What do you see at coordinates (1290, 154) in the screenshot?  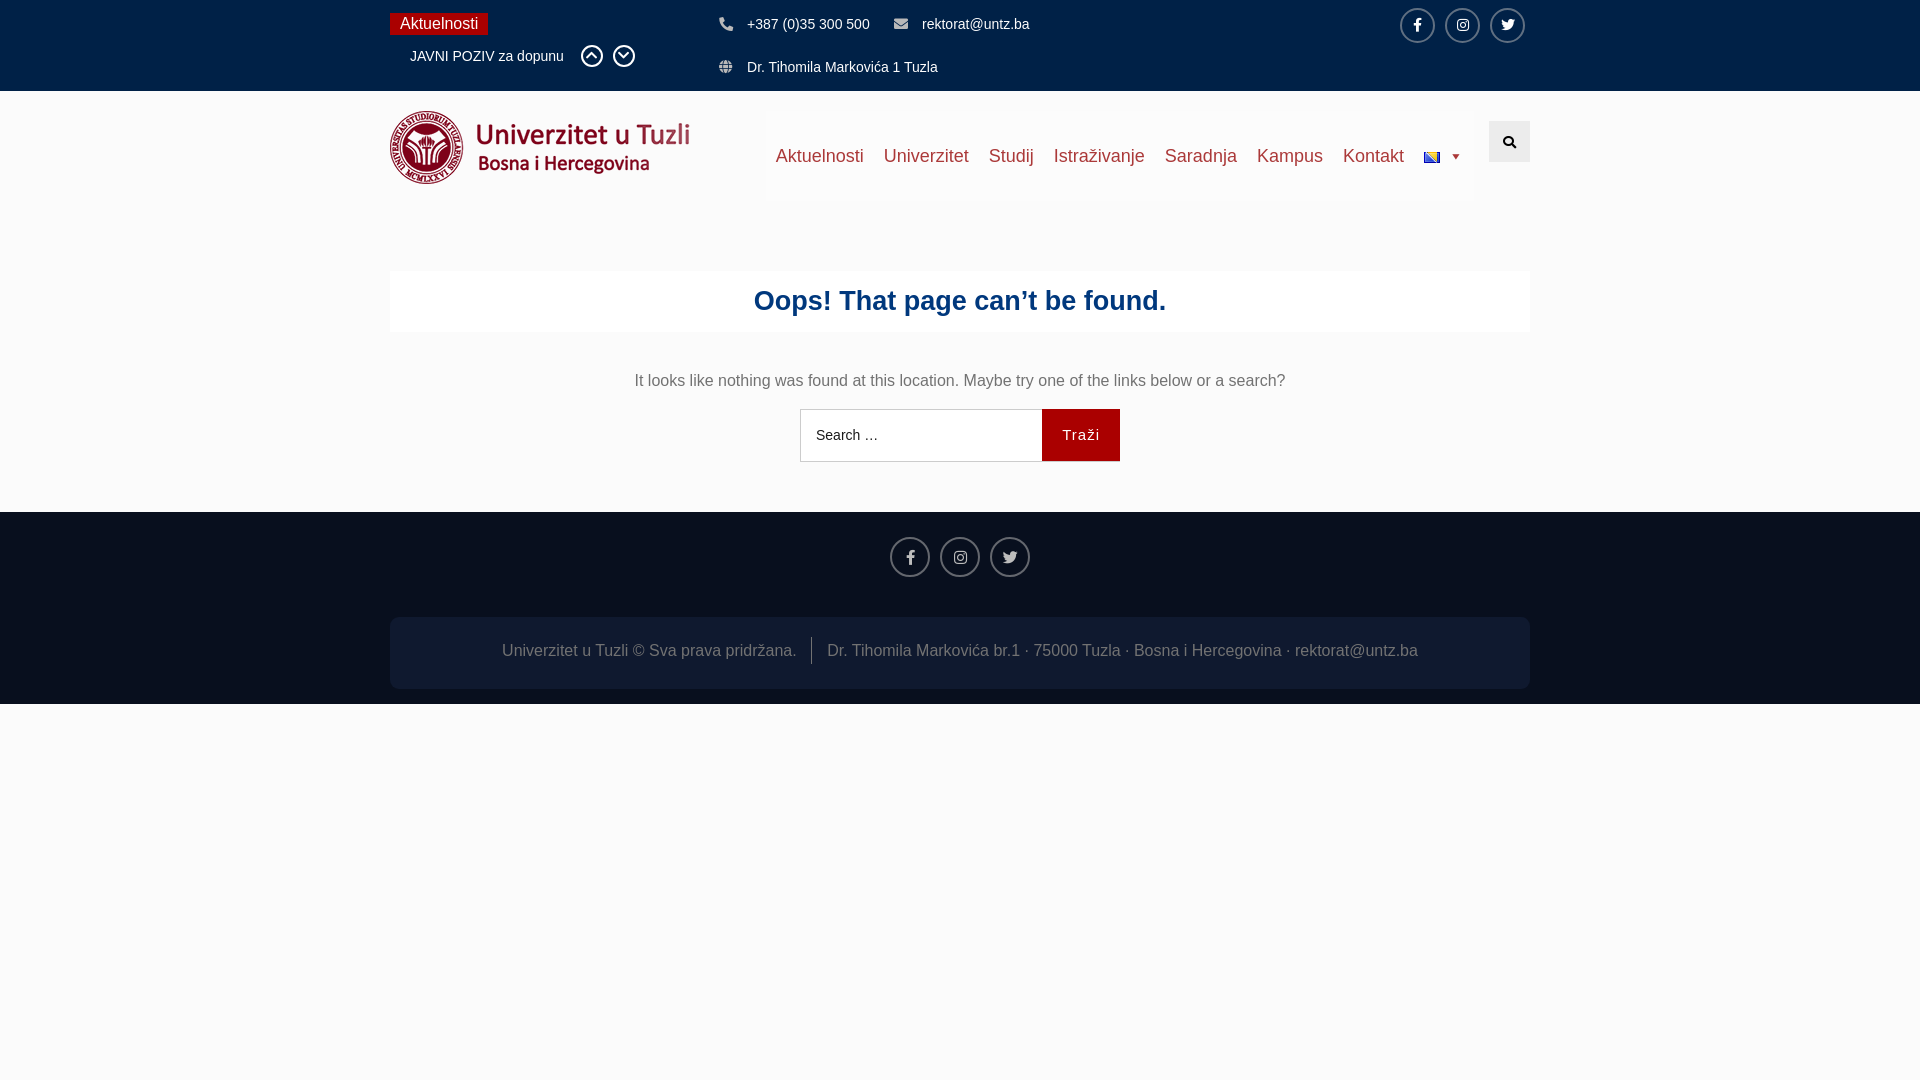 I see `'Kampus'` at bounding box center [1290, 154].